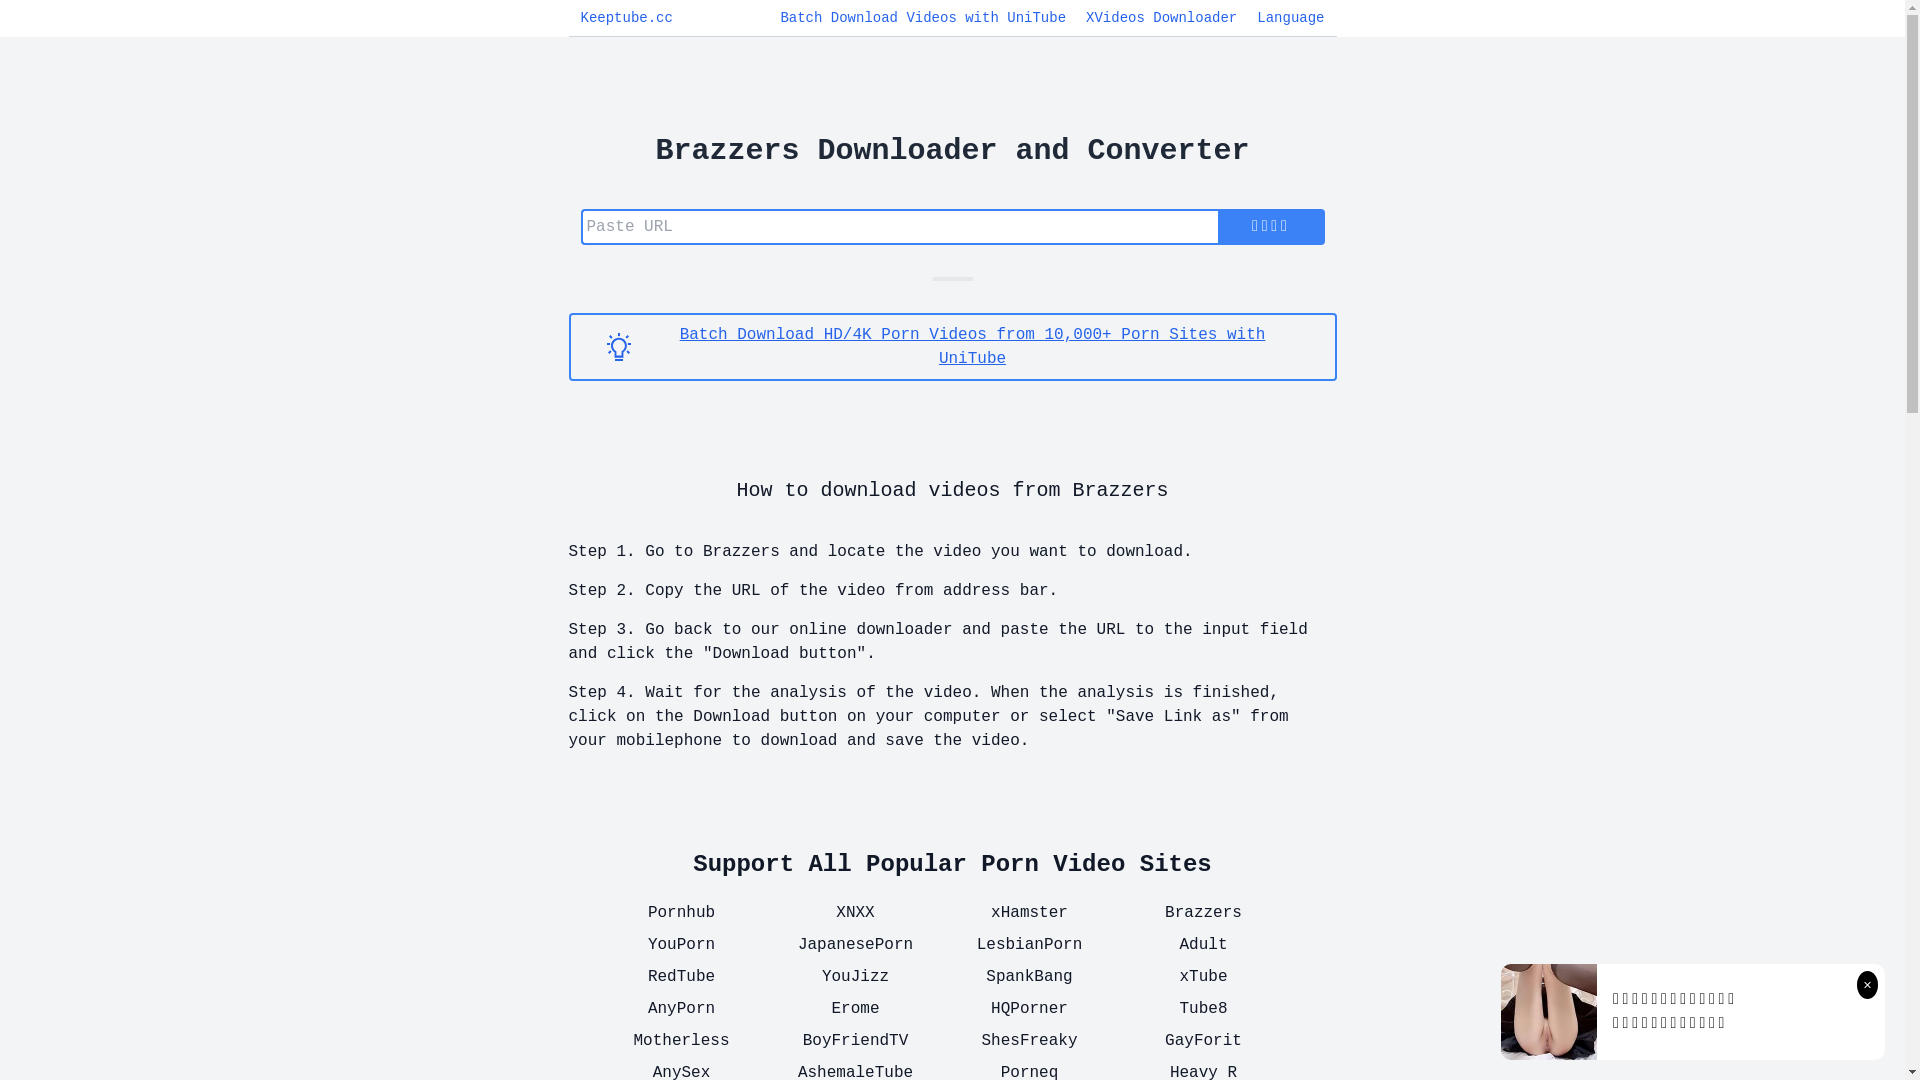  I want to click on 'Brazzers', so click(1202, 913).